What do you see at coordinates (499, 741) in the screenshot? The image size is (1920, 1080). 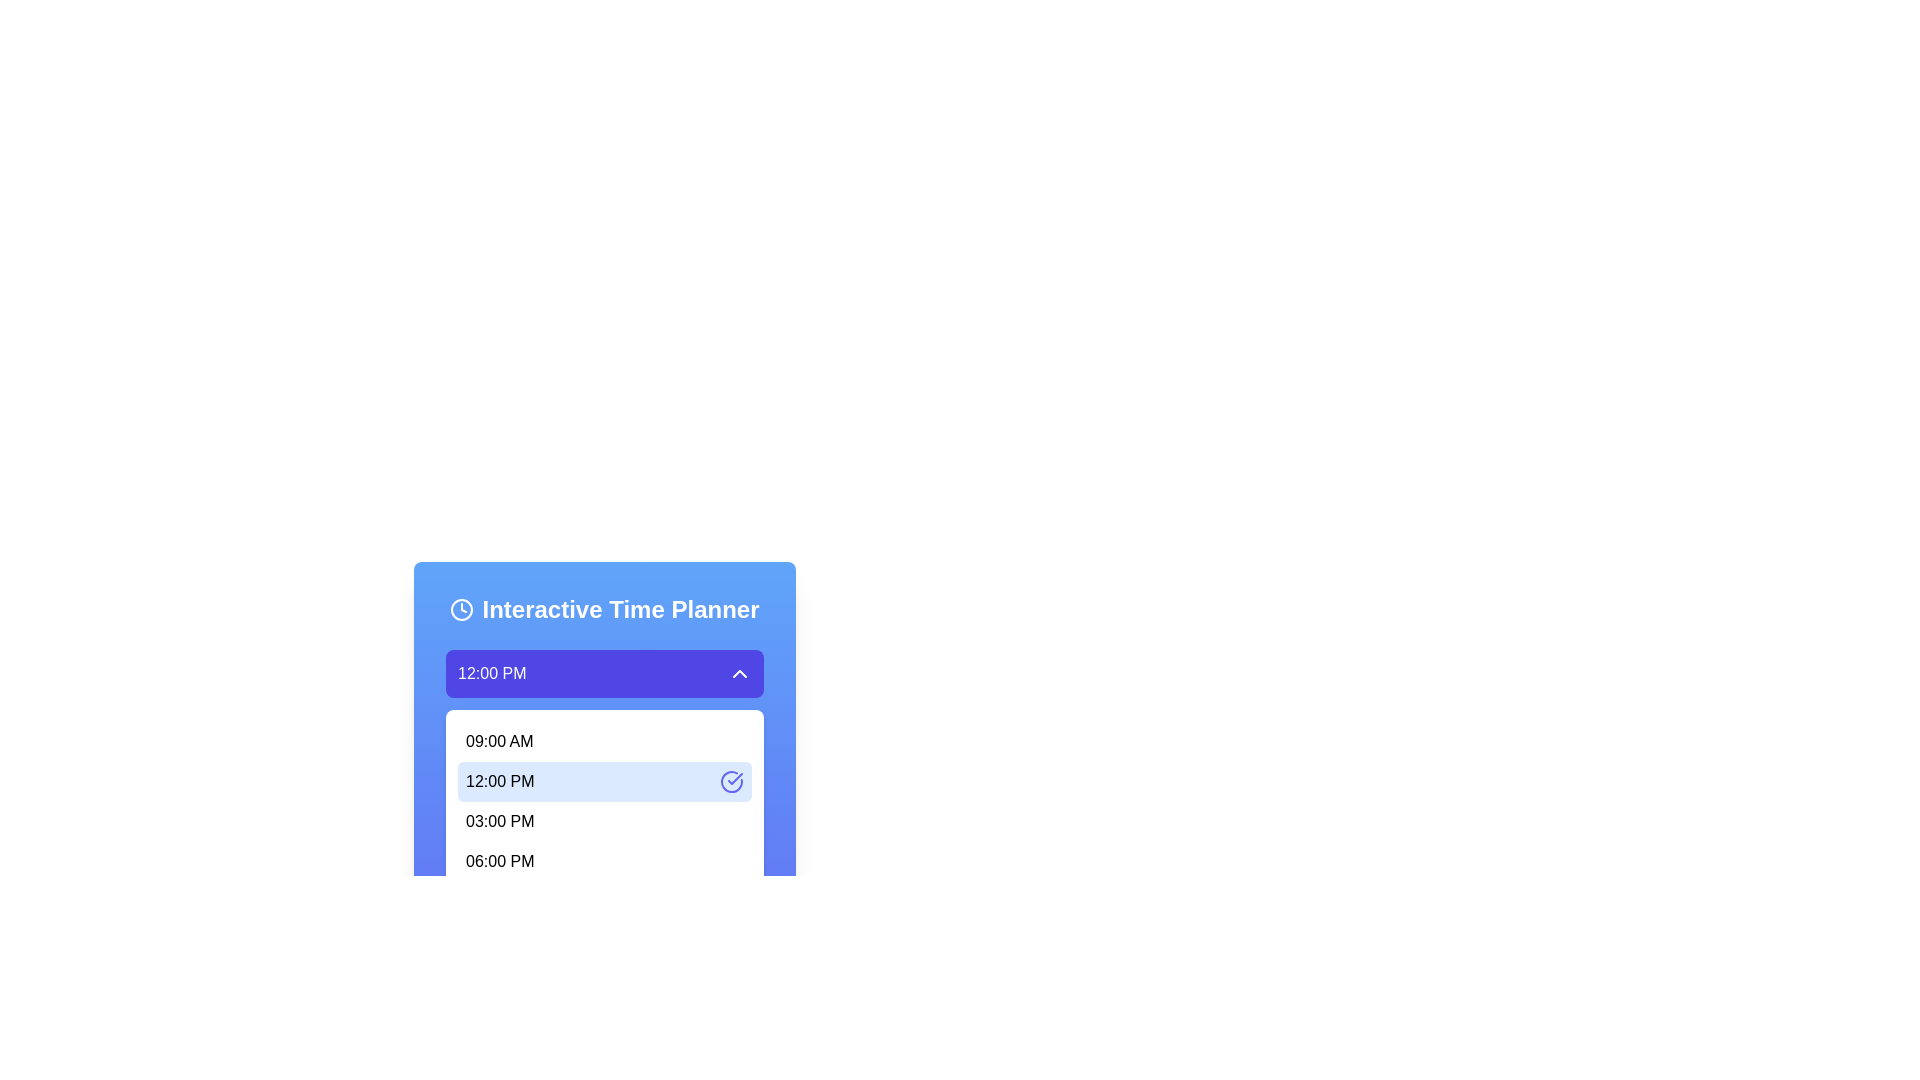 I see `the text label displaying '09:00 AM' in bold font style` at bounding box center [499, 741].